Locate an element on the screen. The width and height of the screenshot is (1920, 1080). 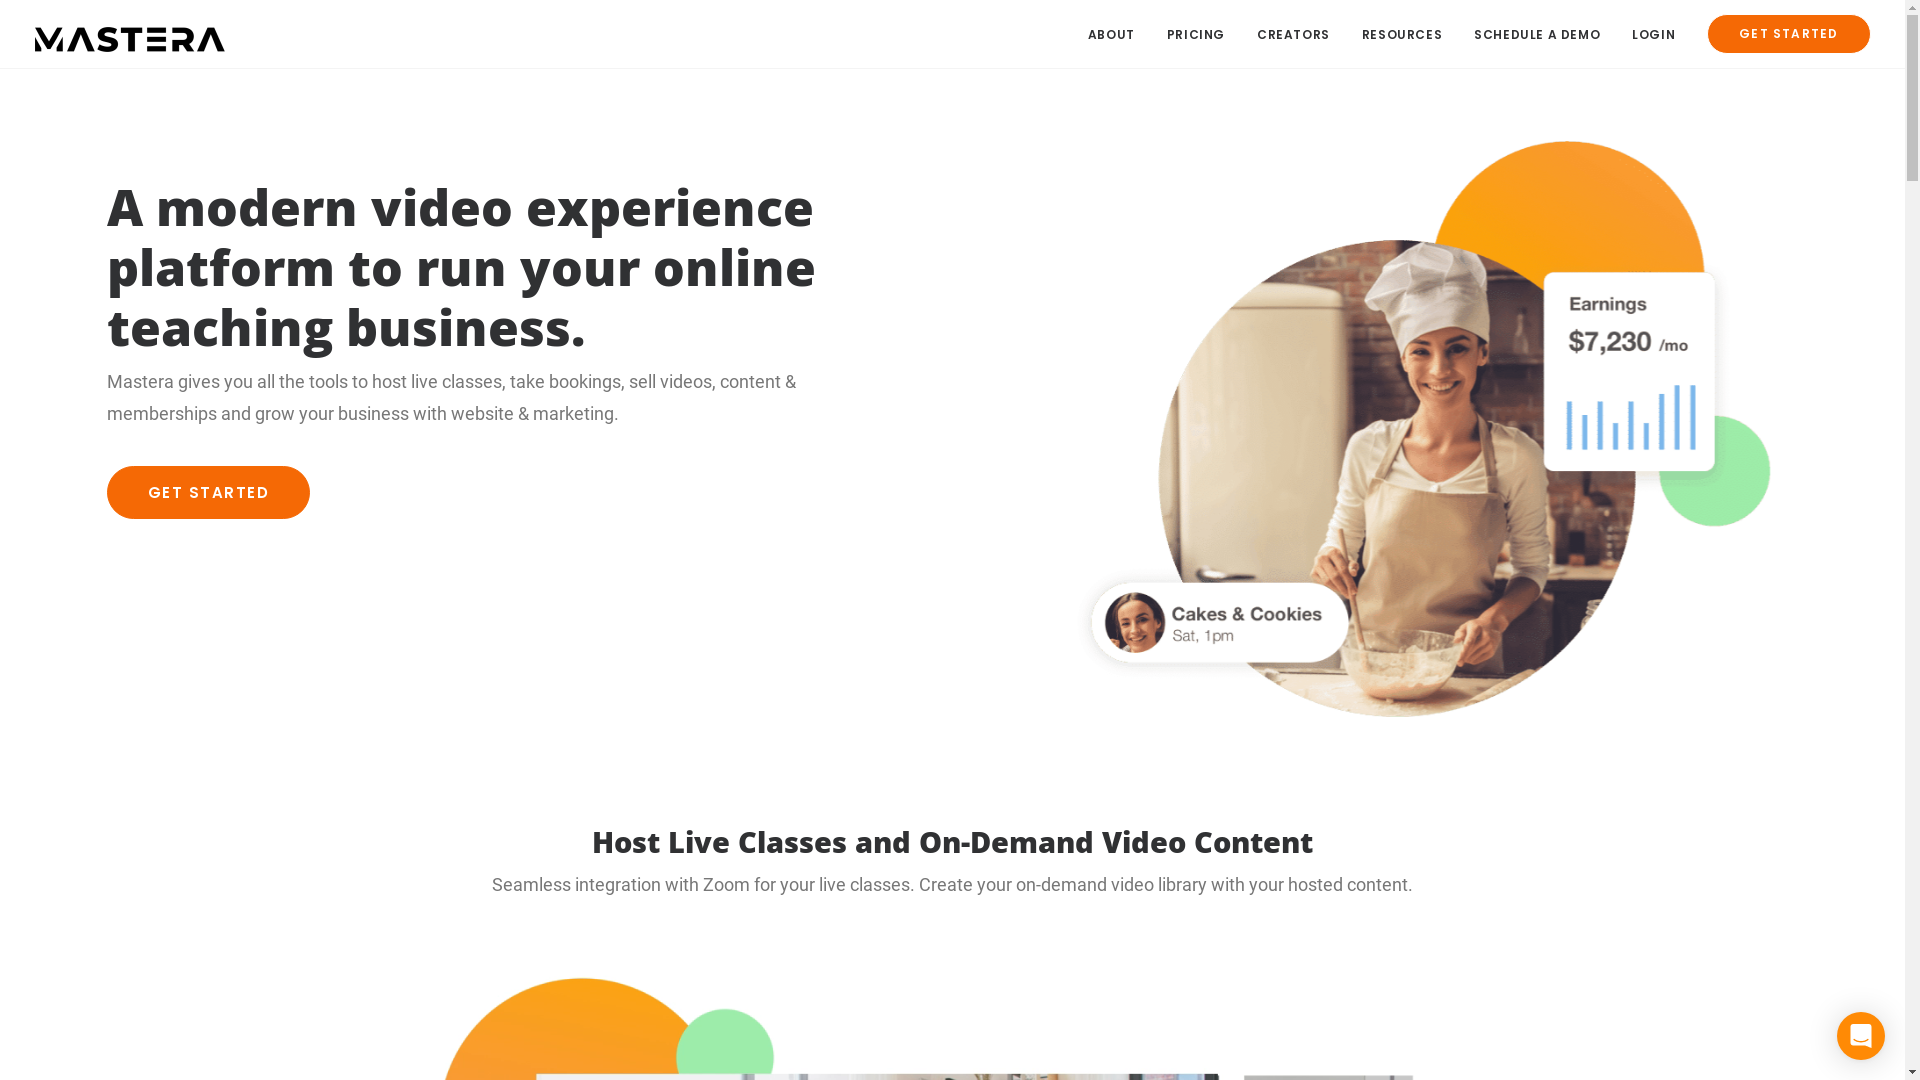
'GET STARTED' is located at coordinates (207, 492).